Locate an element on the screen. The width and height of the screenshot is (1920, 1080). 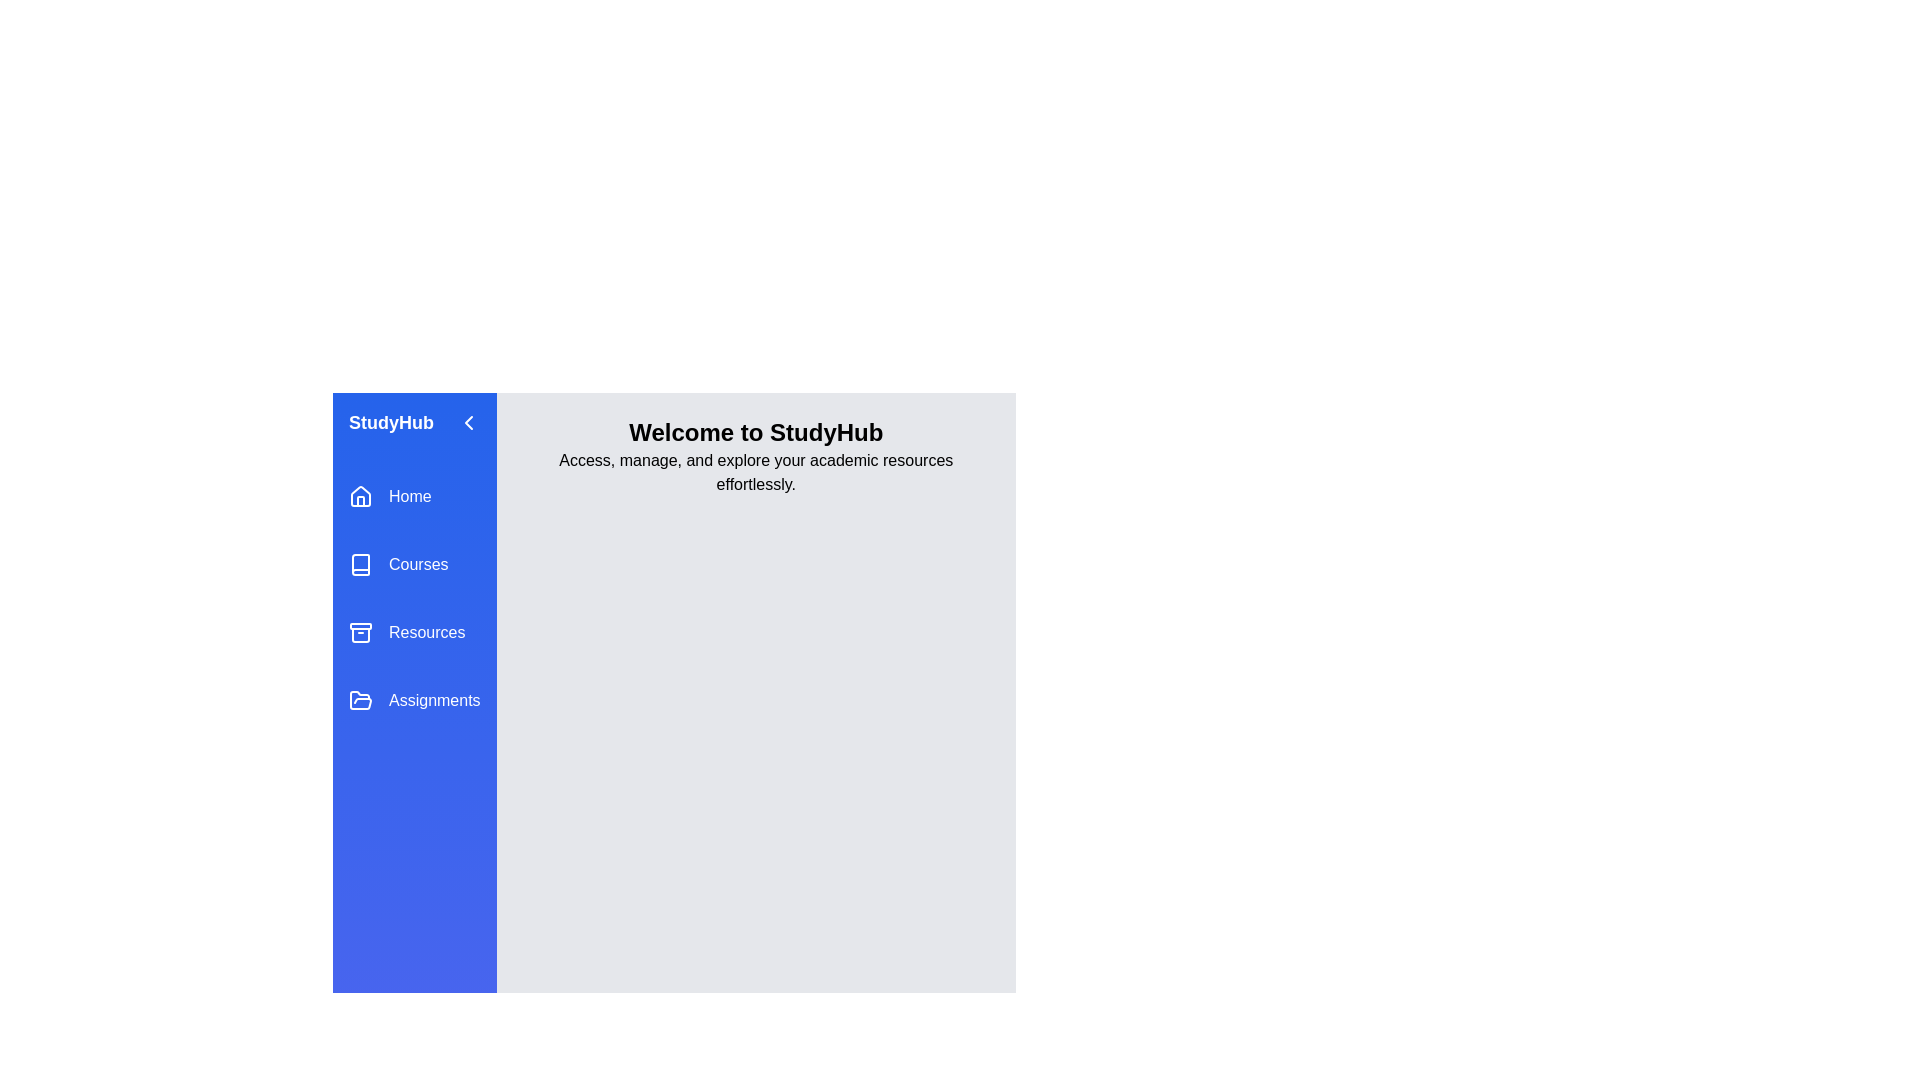
the arrow button to toggle the drawer state is located at coordinates (467, 422).